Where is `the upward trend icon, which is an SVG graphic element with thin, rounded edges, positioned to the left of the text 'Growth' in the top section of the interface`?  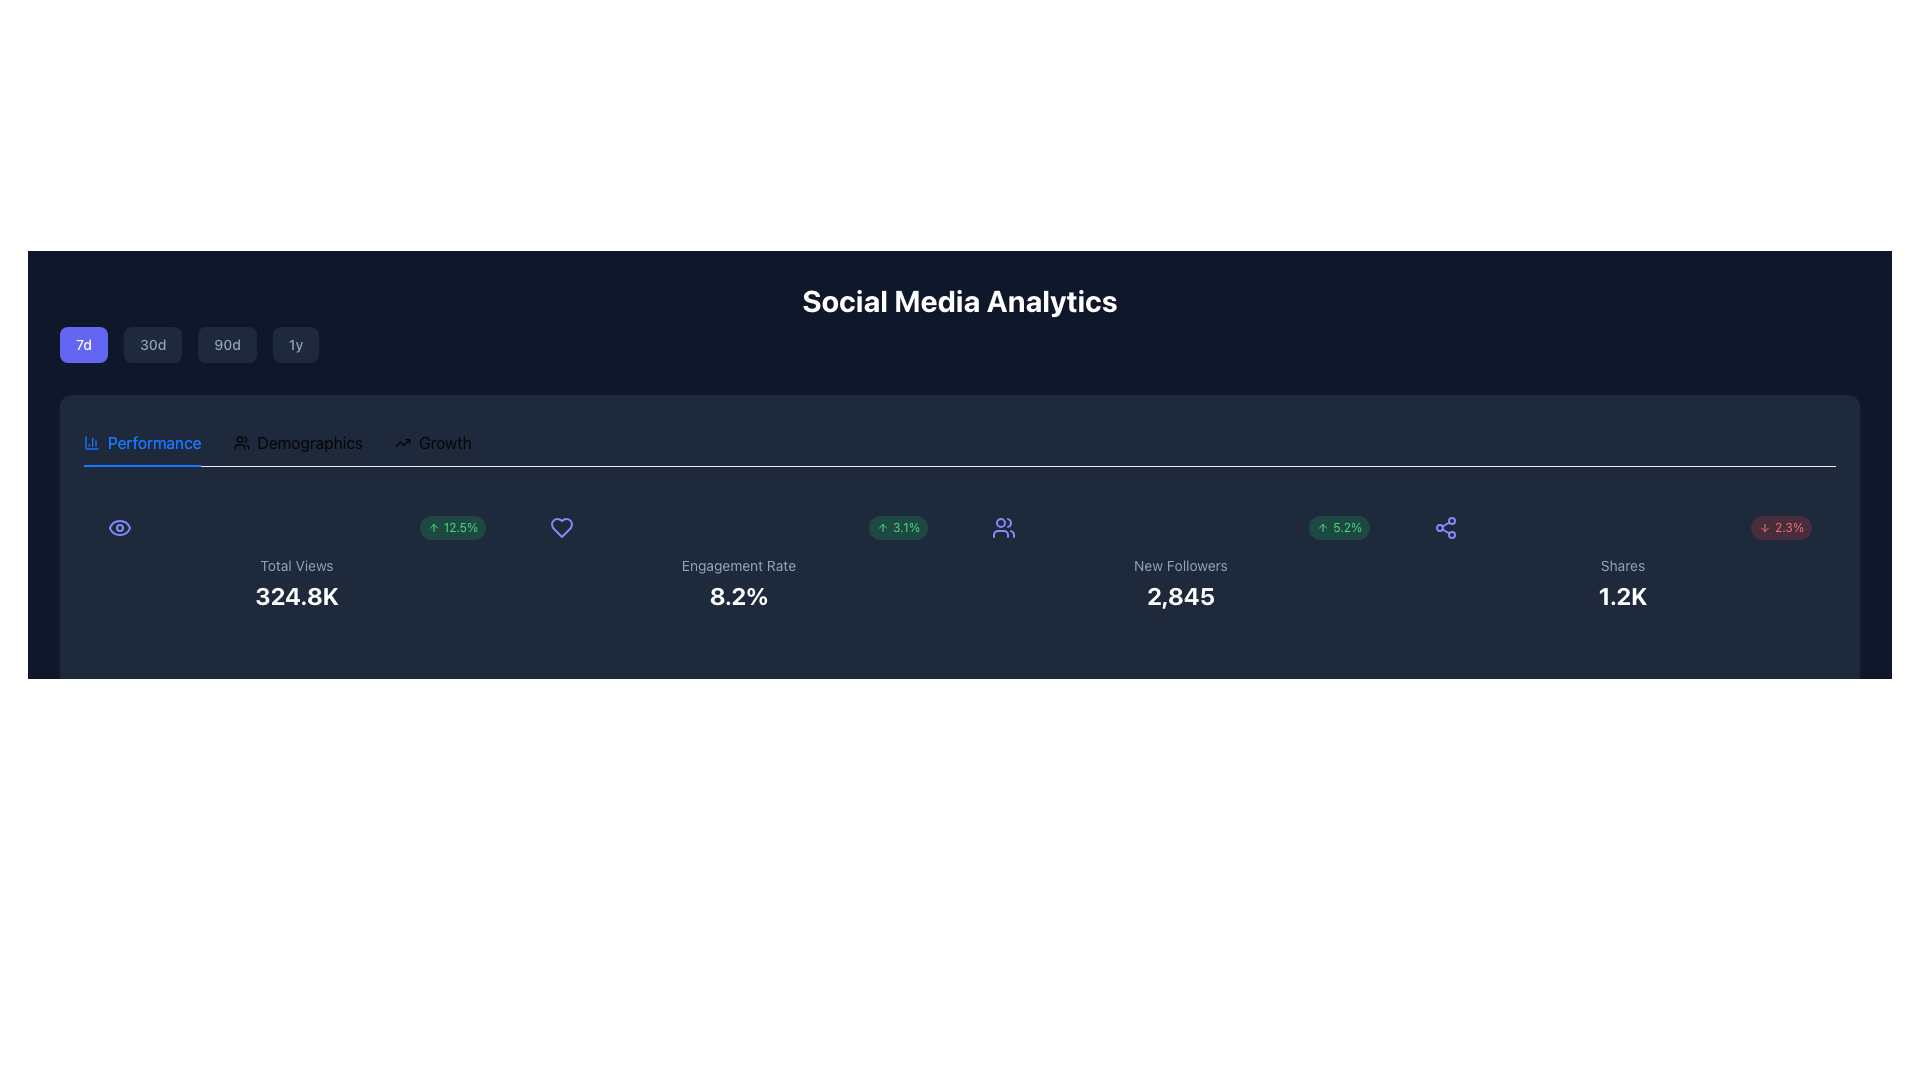
the upward trend icon, which is an SVG graphic element with thin, rounded edges, positioned to the left of the text 'Growth' in the top section of the interface is located at coordinates (402, 442).